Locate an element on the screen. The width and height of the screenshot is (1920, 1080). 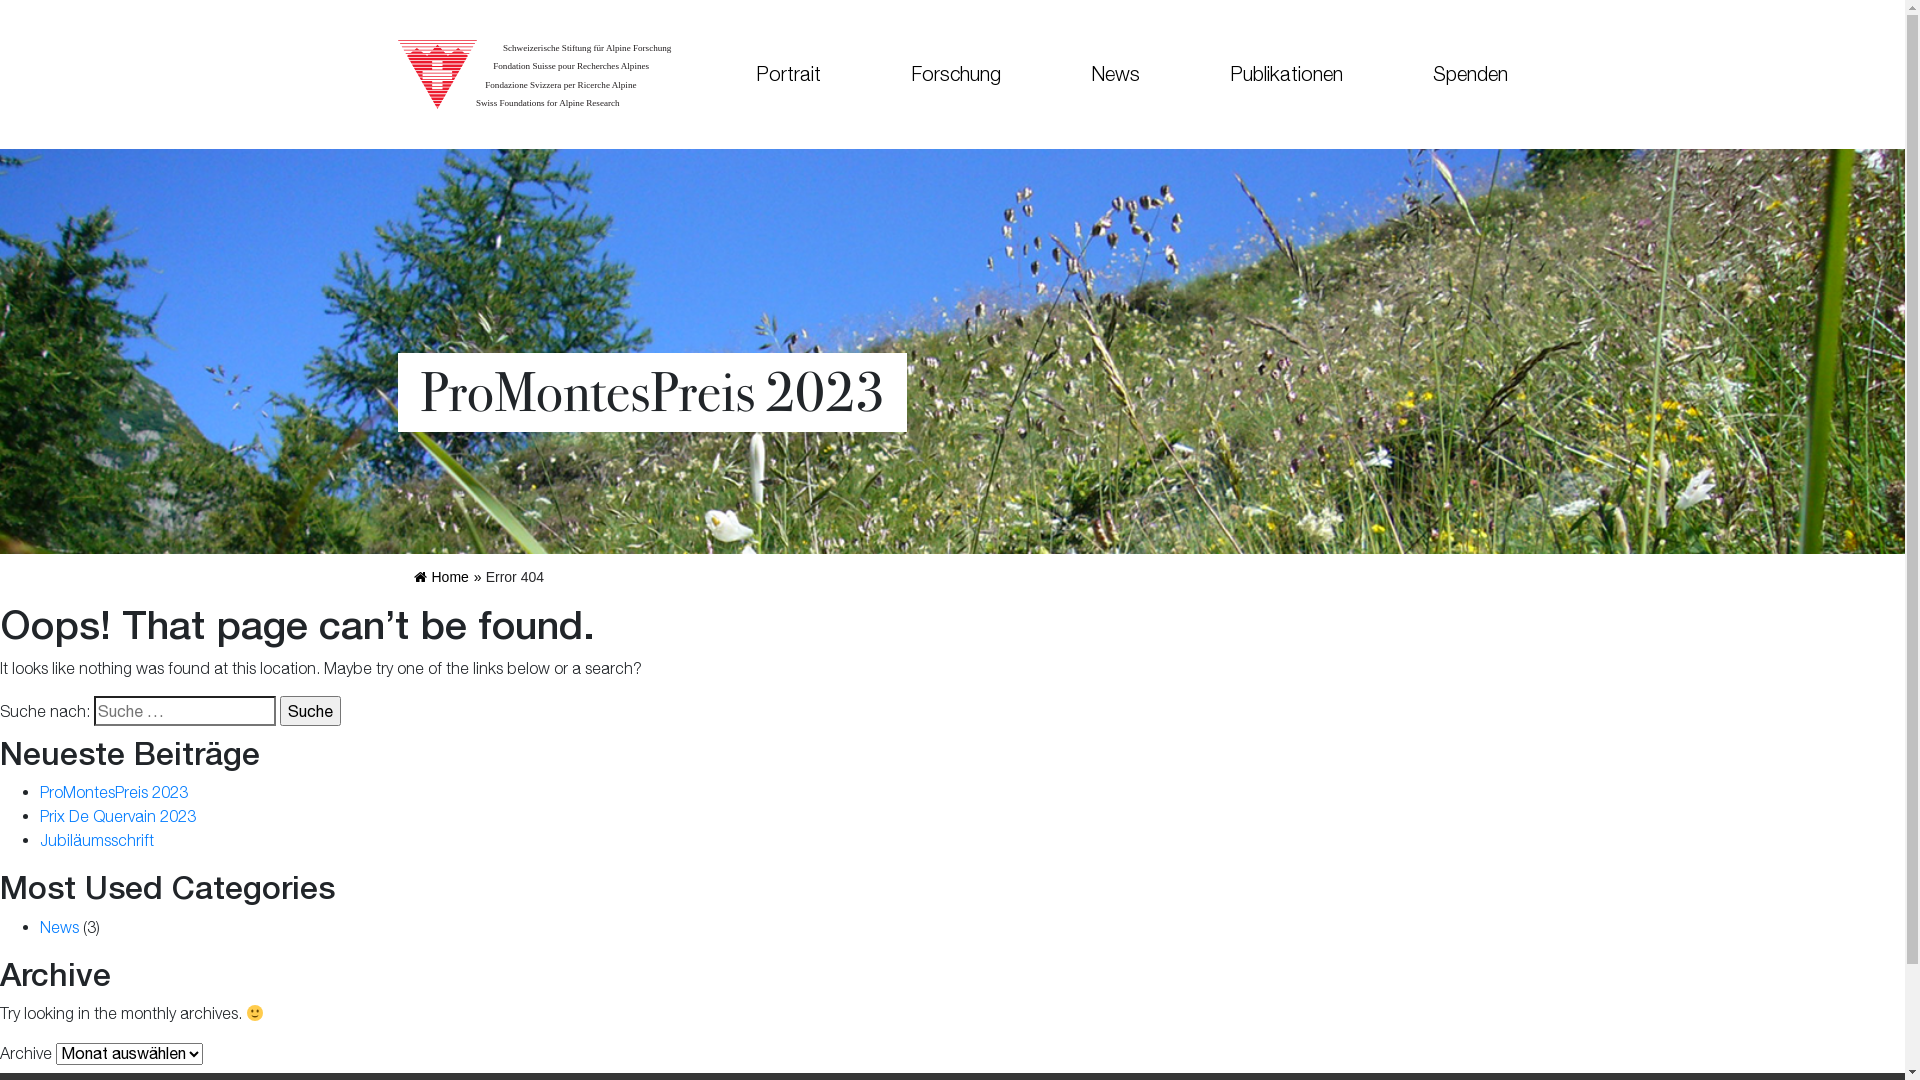
'Publikationen' is located at coordinates (1285, 72).